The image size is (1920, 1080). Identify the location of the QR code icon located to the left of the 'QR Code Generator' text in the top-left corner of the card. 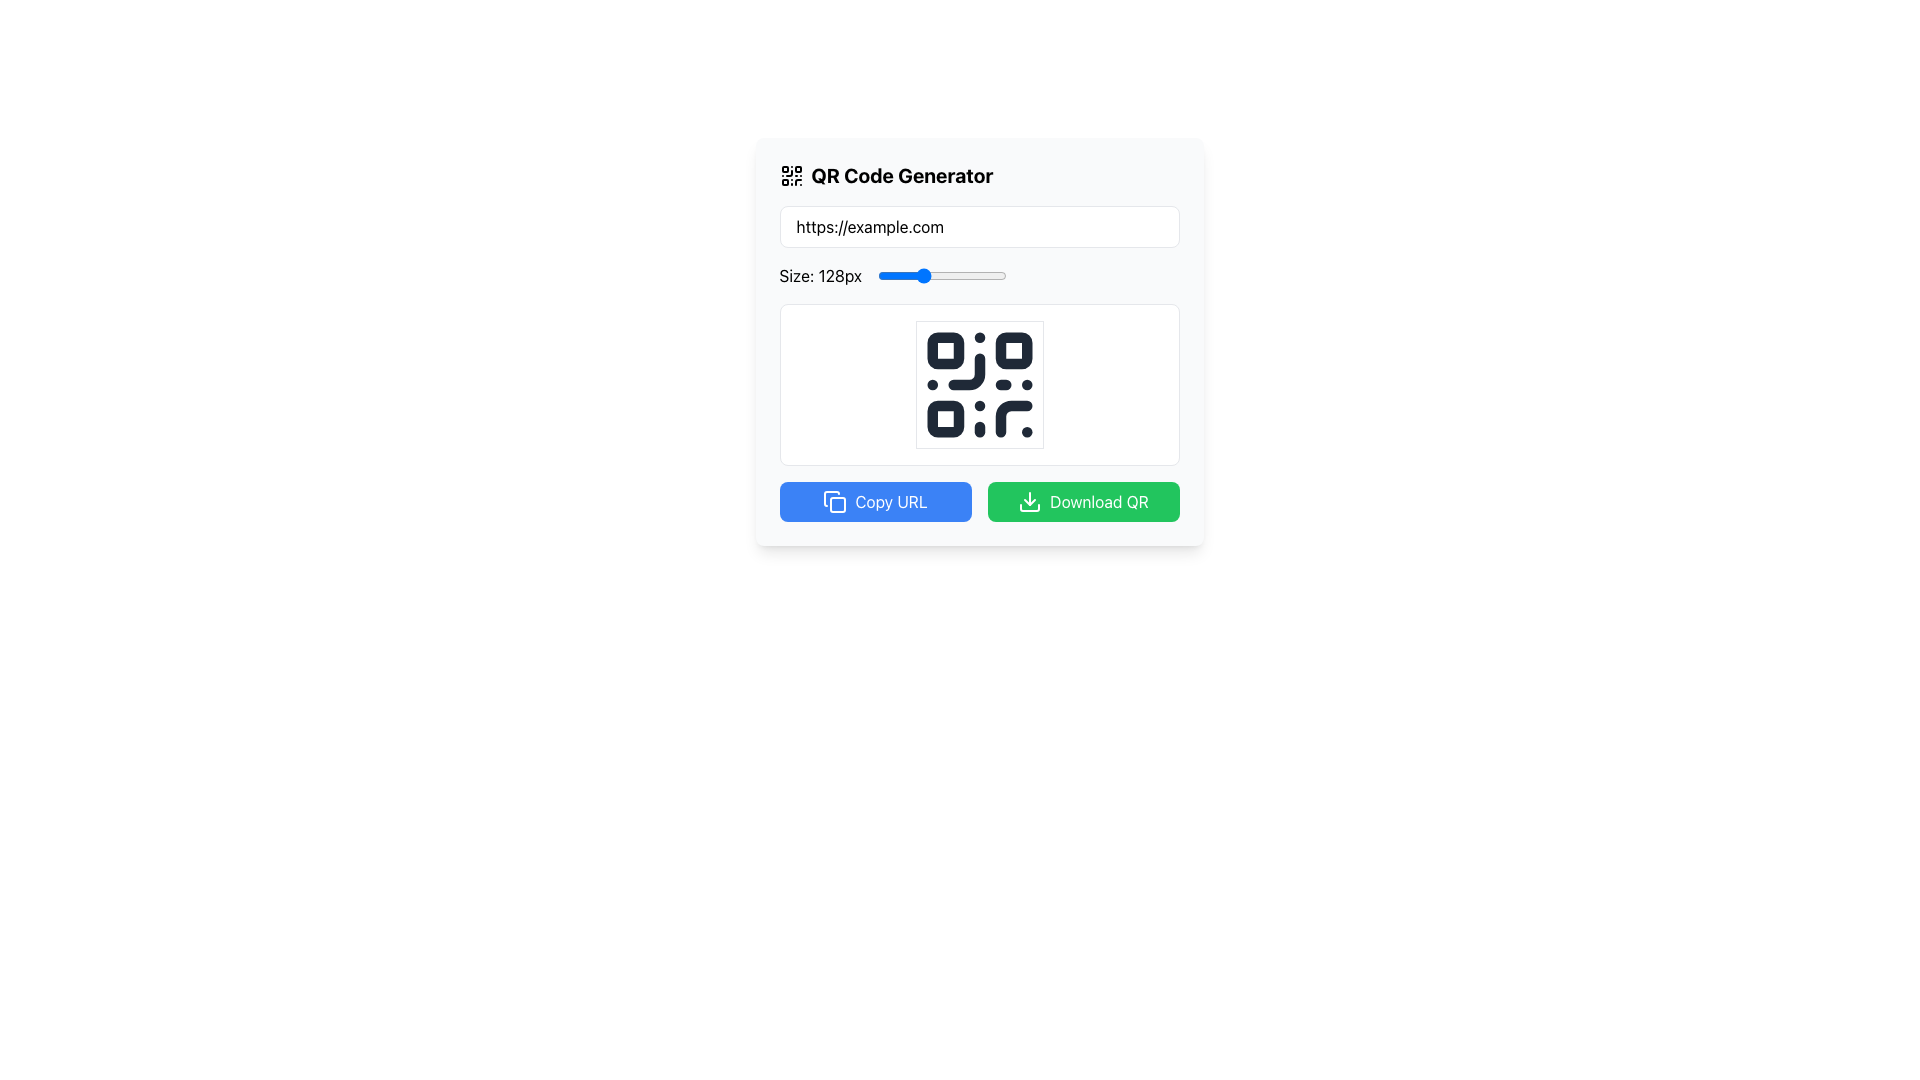
(790, 175).